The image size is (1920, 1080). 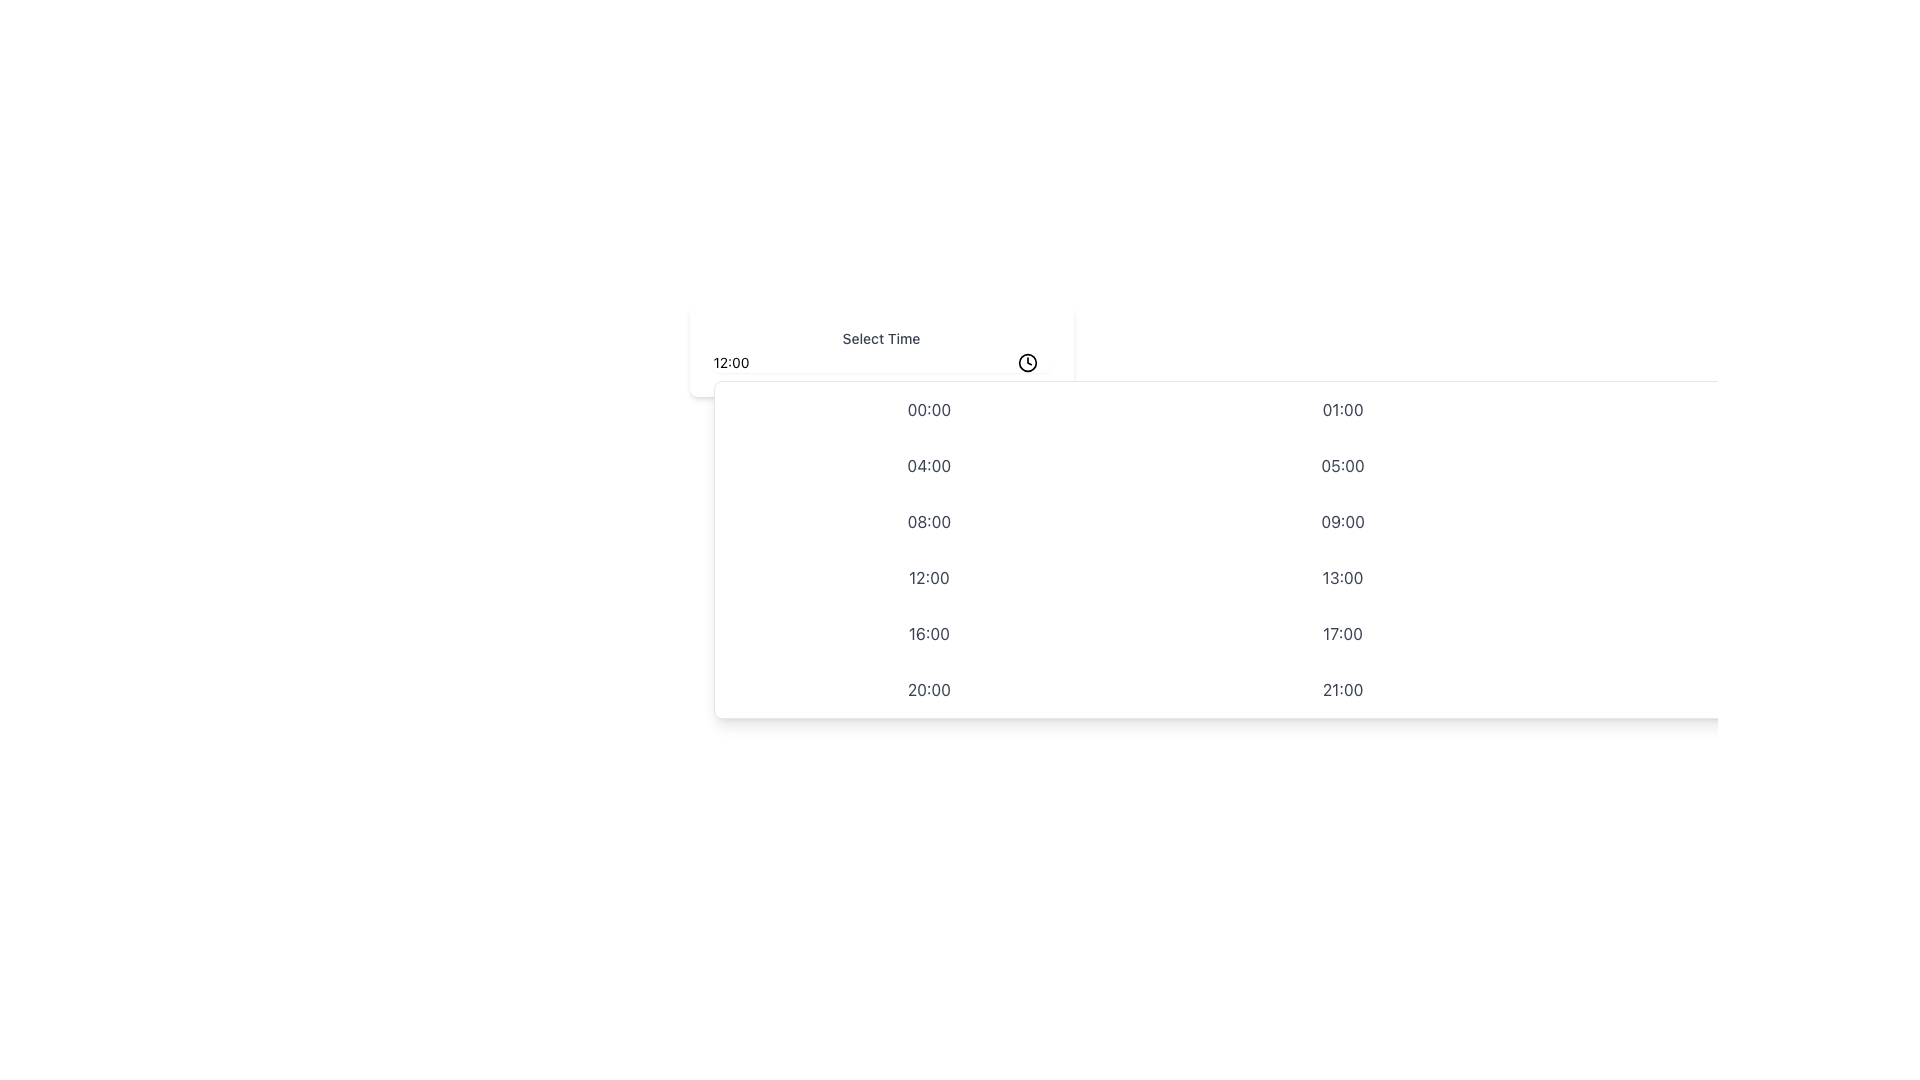 I want to click on the '20:00' time selection button located in the dropdown's grid layout by, so click(x=928, y=689).